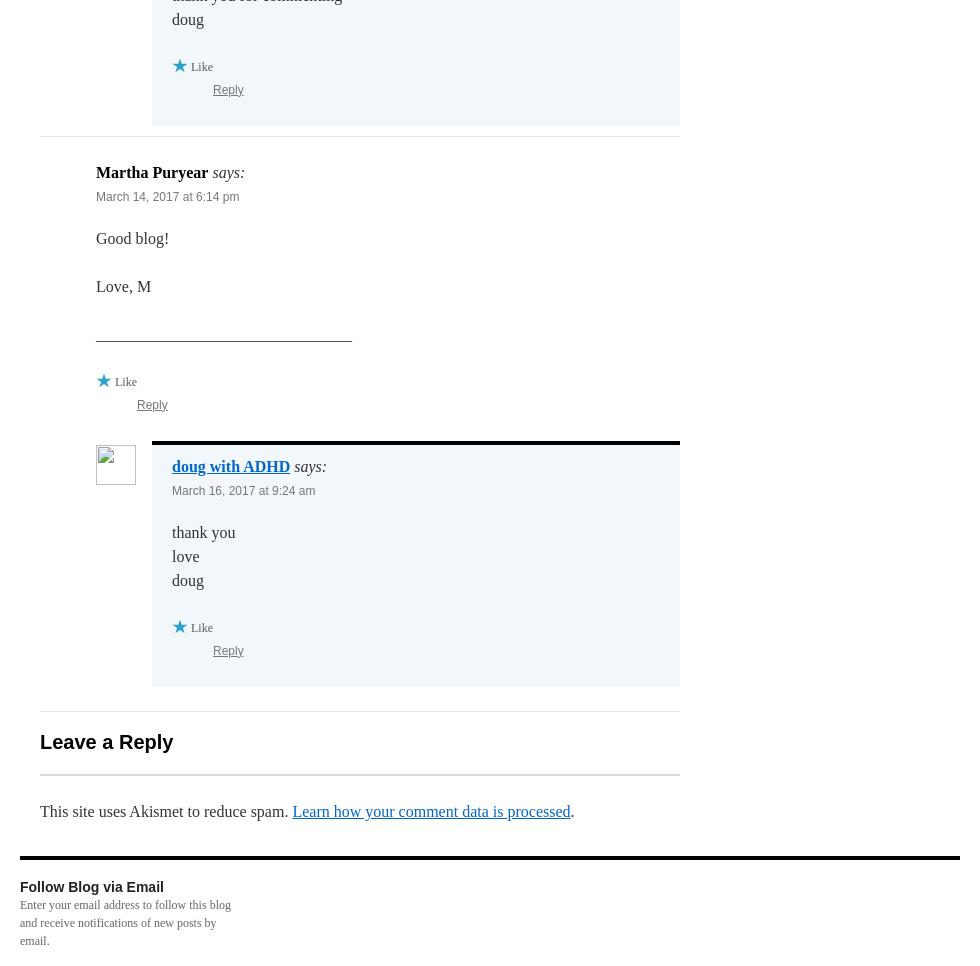  Describe the element at coordinates (203, 531) in the screenshot. I see `'thank you'` at that location.